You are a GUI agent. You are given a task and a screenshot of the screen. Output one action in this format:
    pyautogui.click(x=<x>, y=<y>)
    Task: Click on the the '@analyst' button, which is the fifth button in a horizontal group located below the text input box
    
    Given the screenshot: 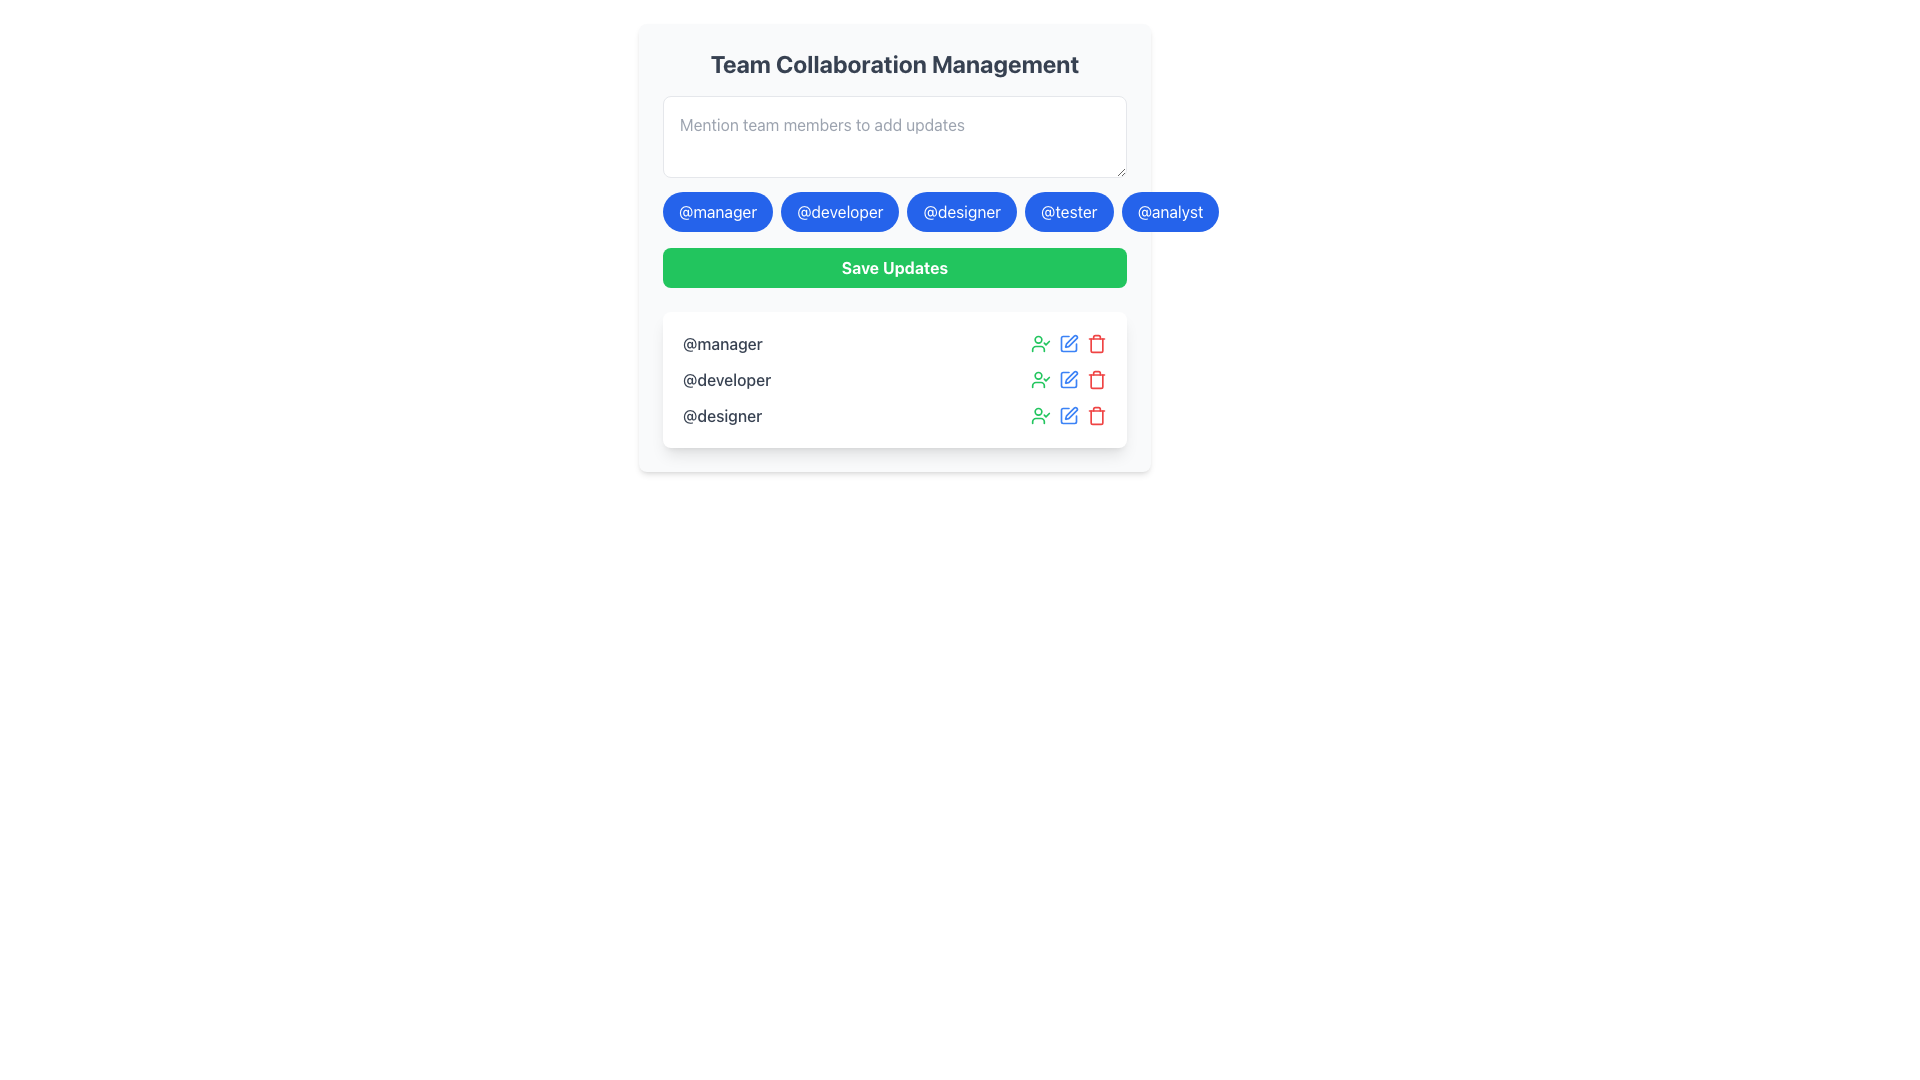 What is the action you would take?
    pyautogui.click(x=1170, y=212)
    